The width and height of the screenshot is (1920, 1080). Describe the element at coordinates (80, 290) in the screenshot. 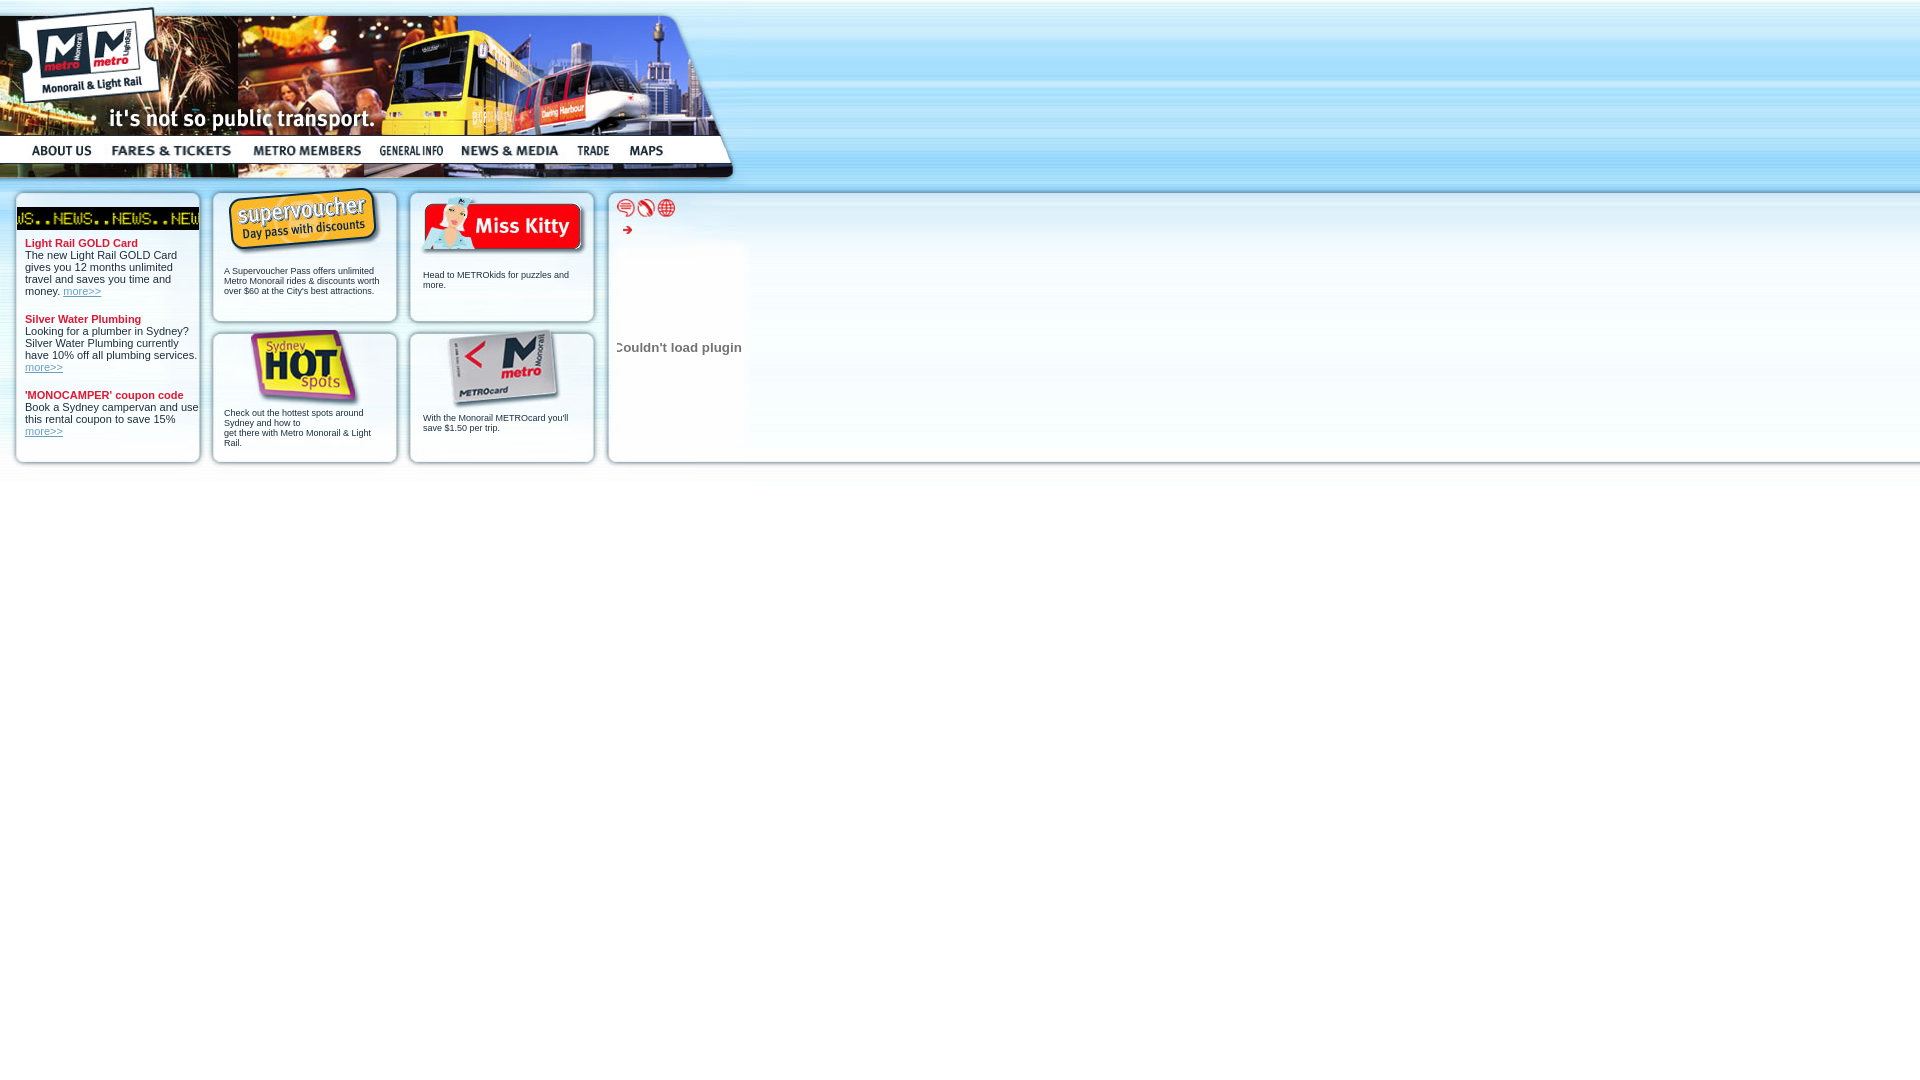

I see `'more>>'` at that location.